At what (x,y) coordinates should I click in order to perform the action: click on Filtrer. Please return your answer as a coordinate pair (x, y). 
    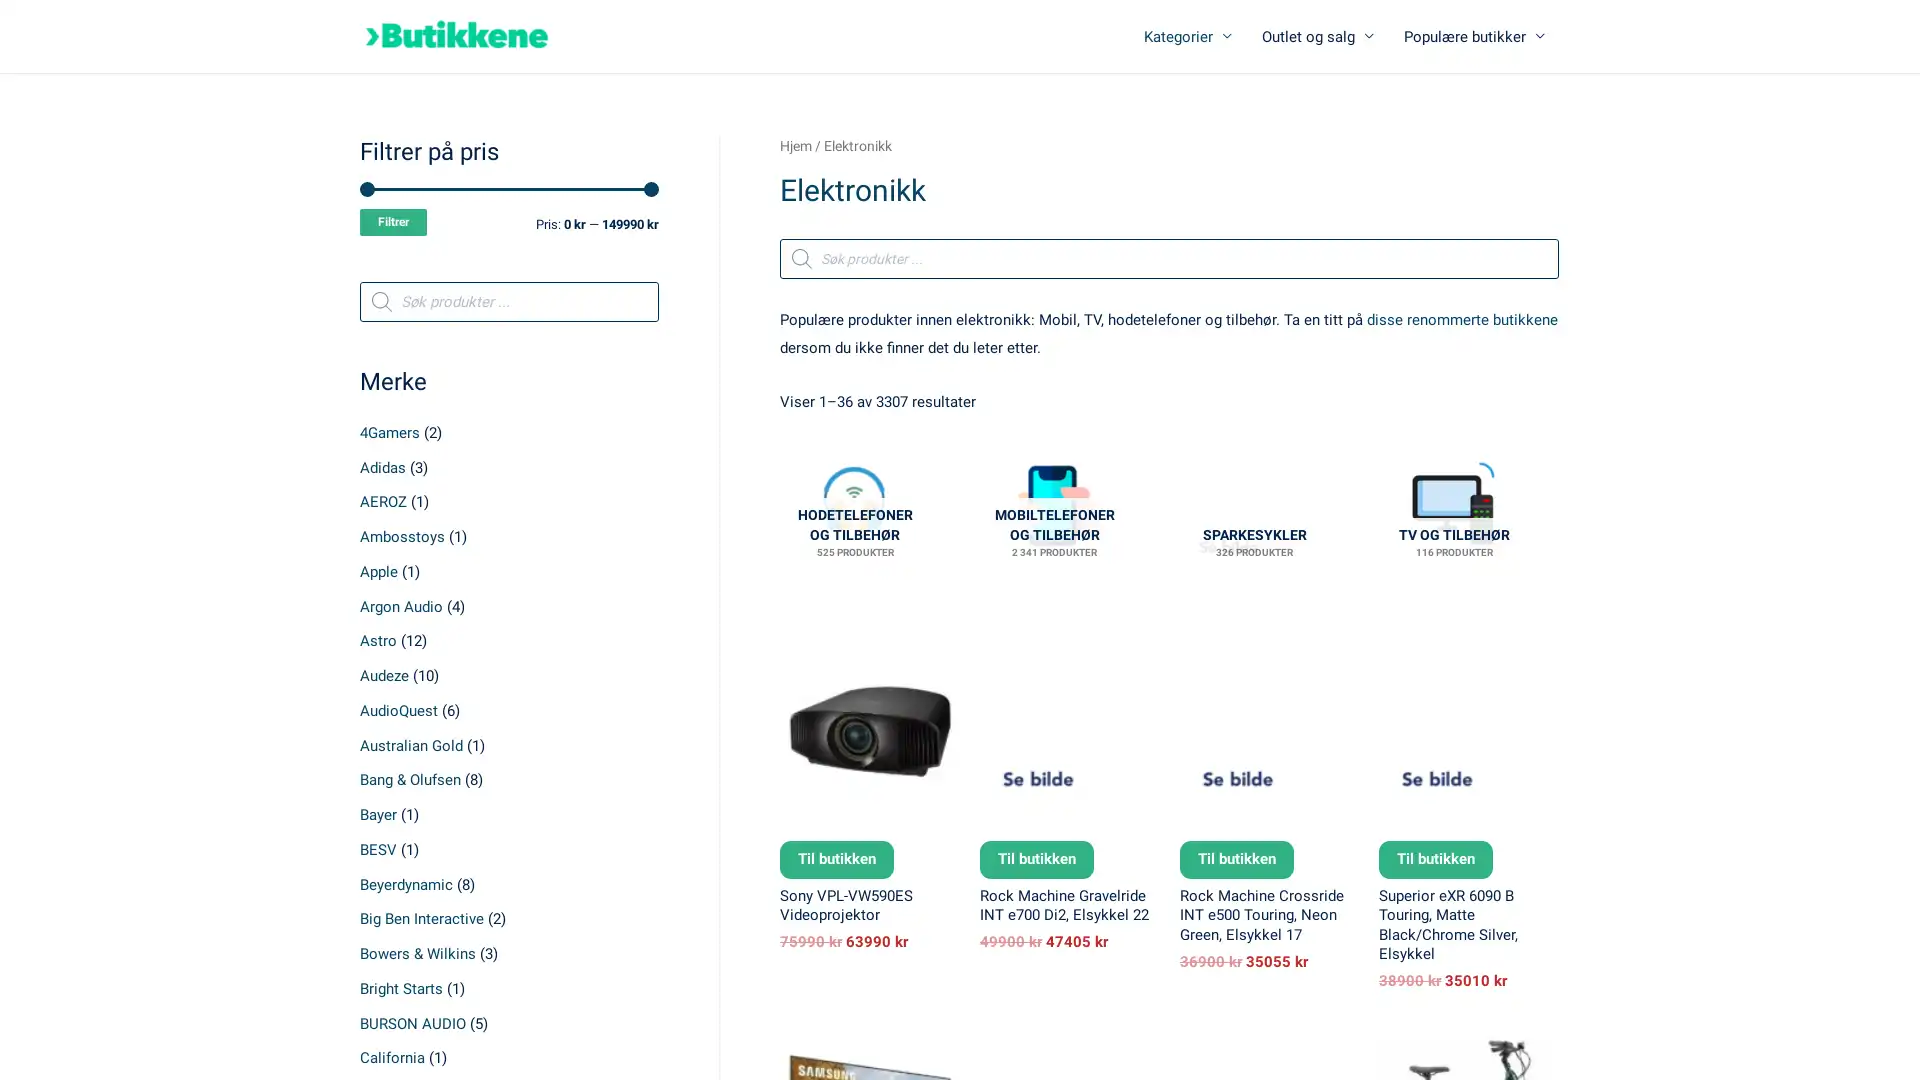
    Looking at the image, I should click on (393, 222).